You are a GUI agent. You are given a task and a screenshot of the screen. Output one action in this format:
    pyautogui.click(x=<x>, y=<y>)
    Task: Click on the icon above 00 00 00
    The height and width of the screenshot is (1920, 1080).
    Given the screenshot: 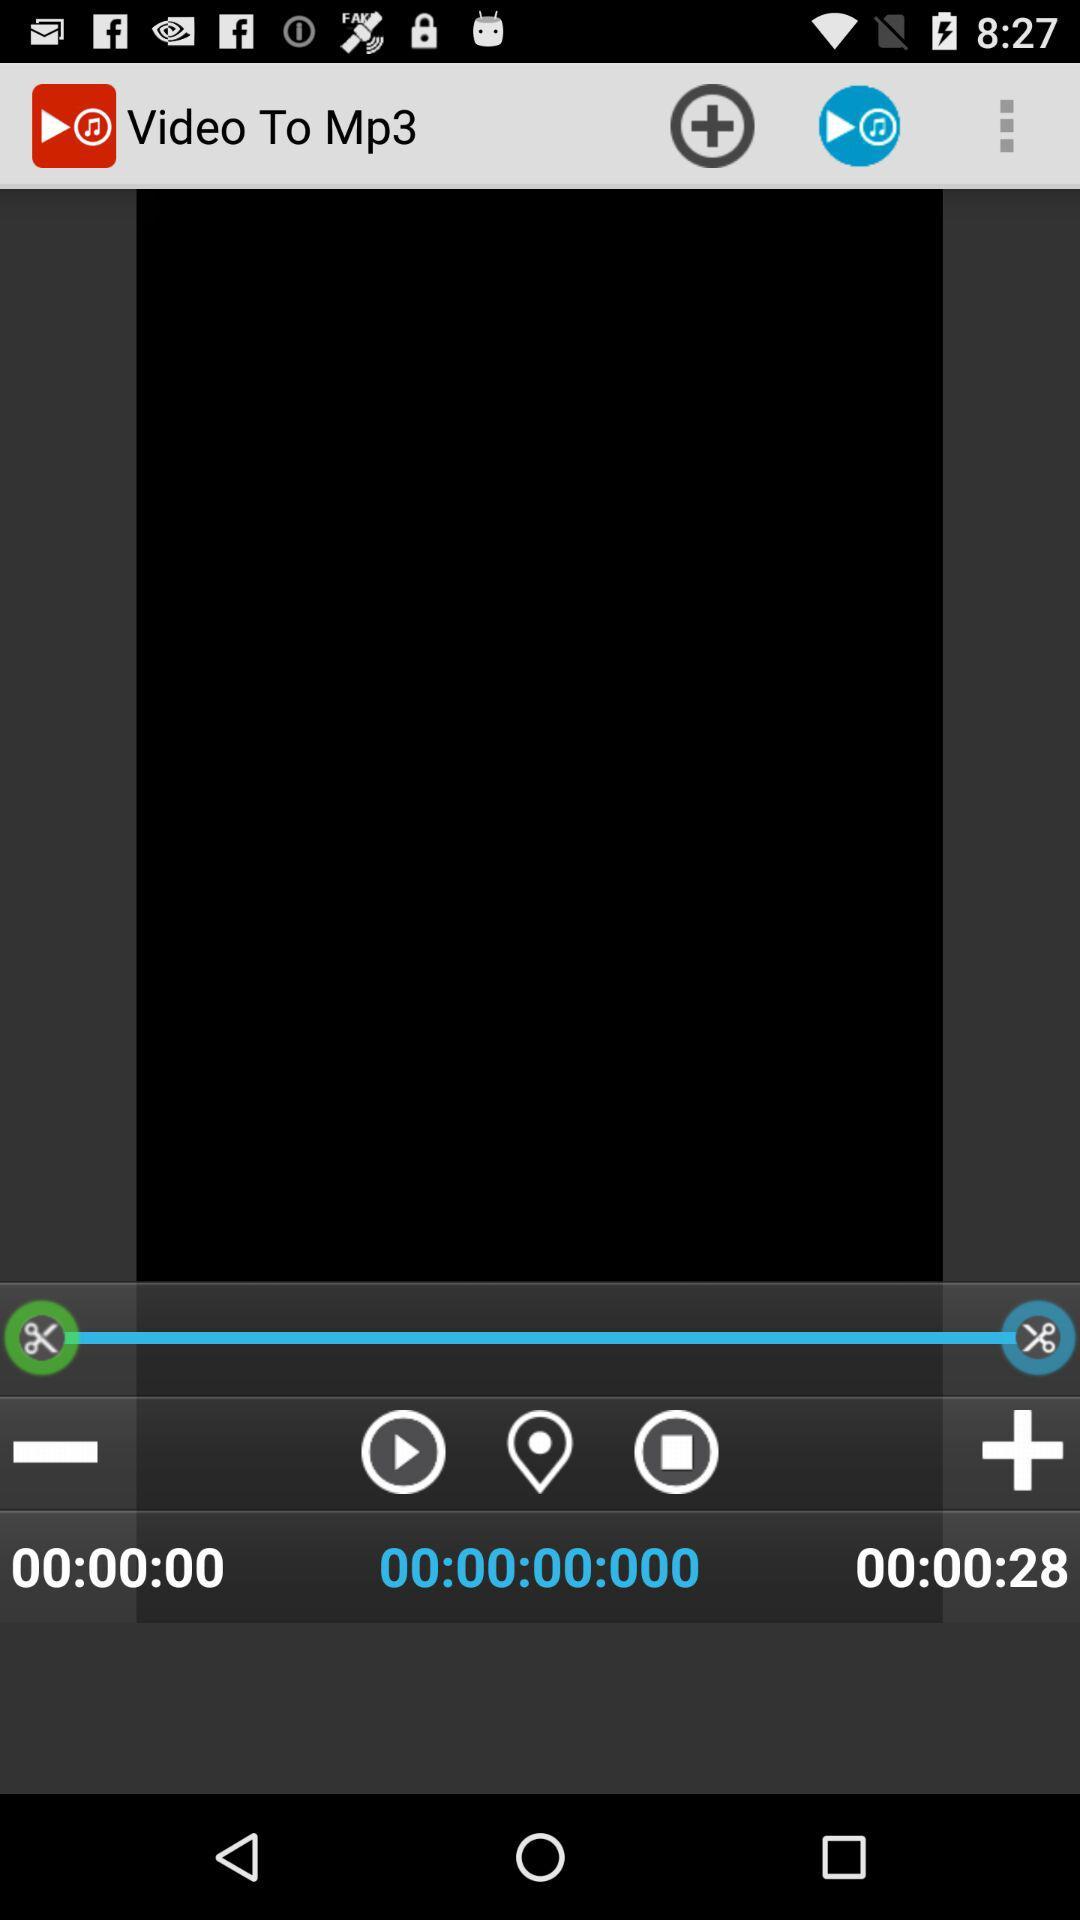 What is the action you would take?
    pyautogui.click(x=675, y=1451)
    